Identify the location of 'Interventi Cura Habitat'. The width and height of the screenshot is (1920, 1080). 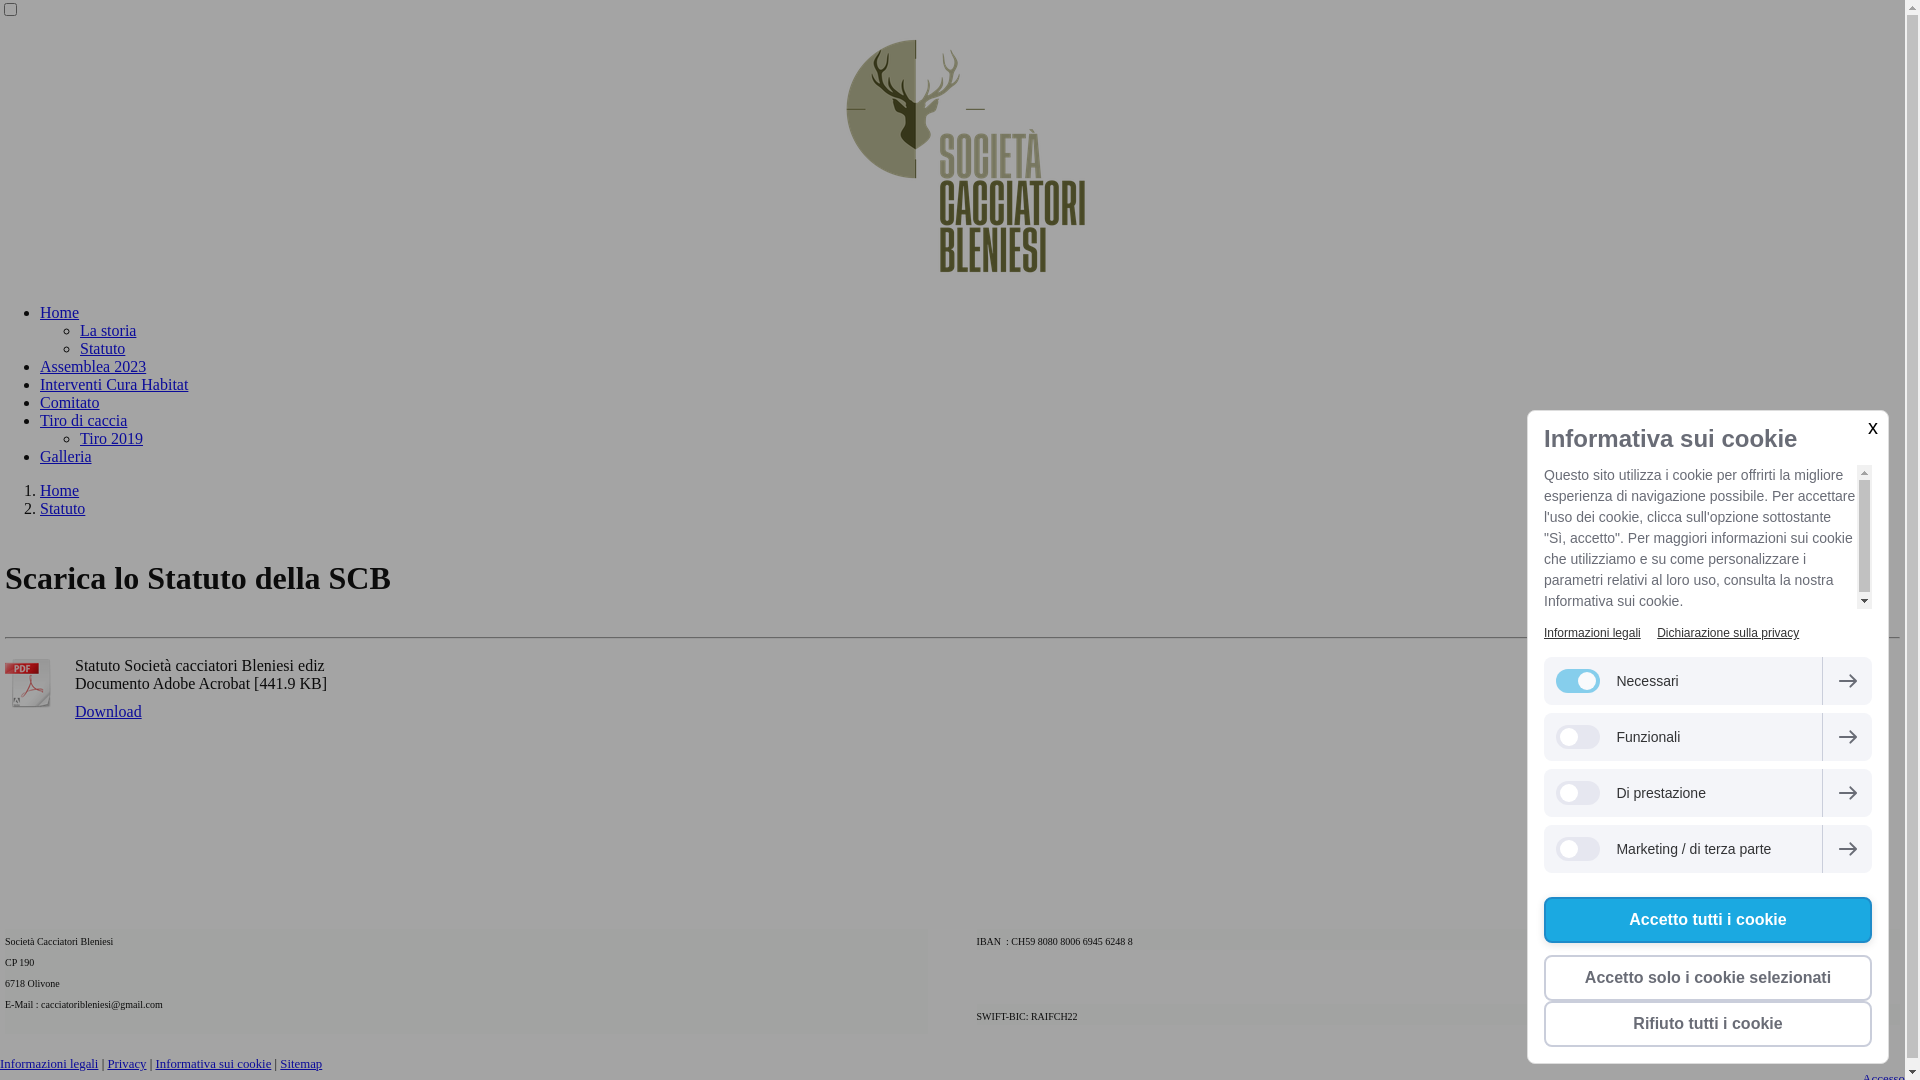
(113, 384).